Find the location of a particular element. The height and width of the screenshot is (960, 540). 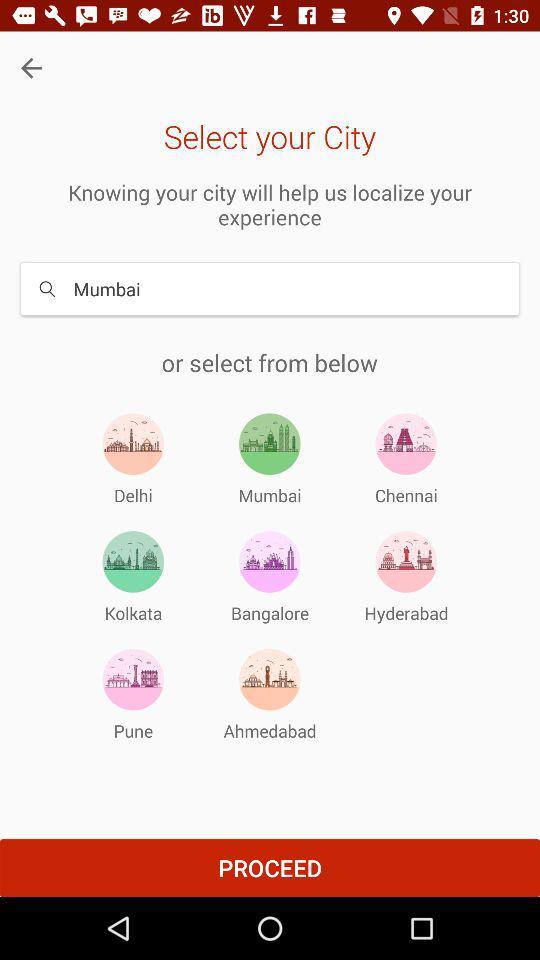

to return is located at coordinates (30, 68).